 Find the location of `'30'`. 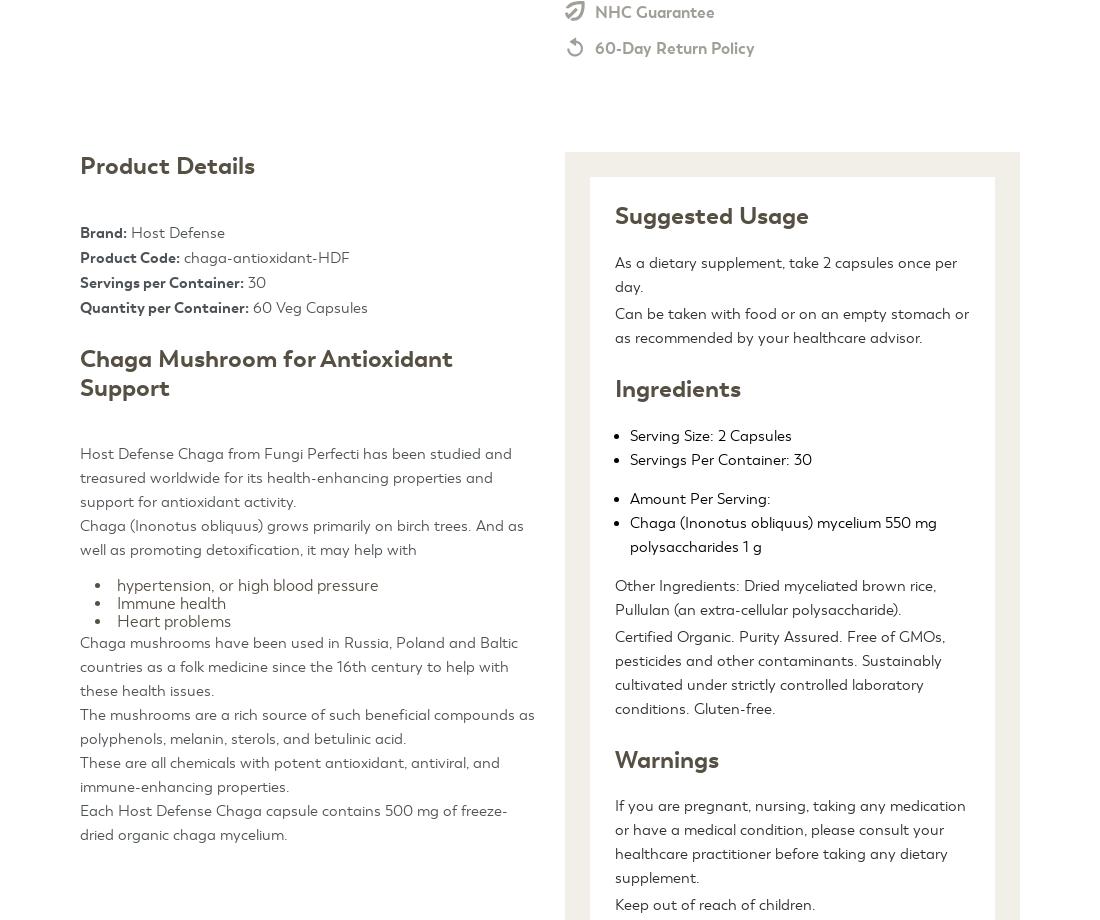

'30' is located at coordinates (254, 281).